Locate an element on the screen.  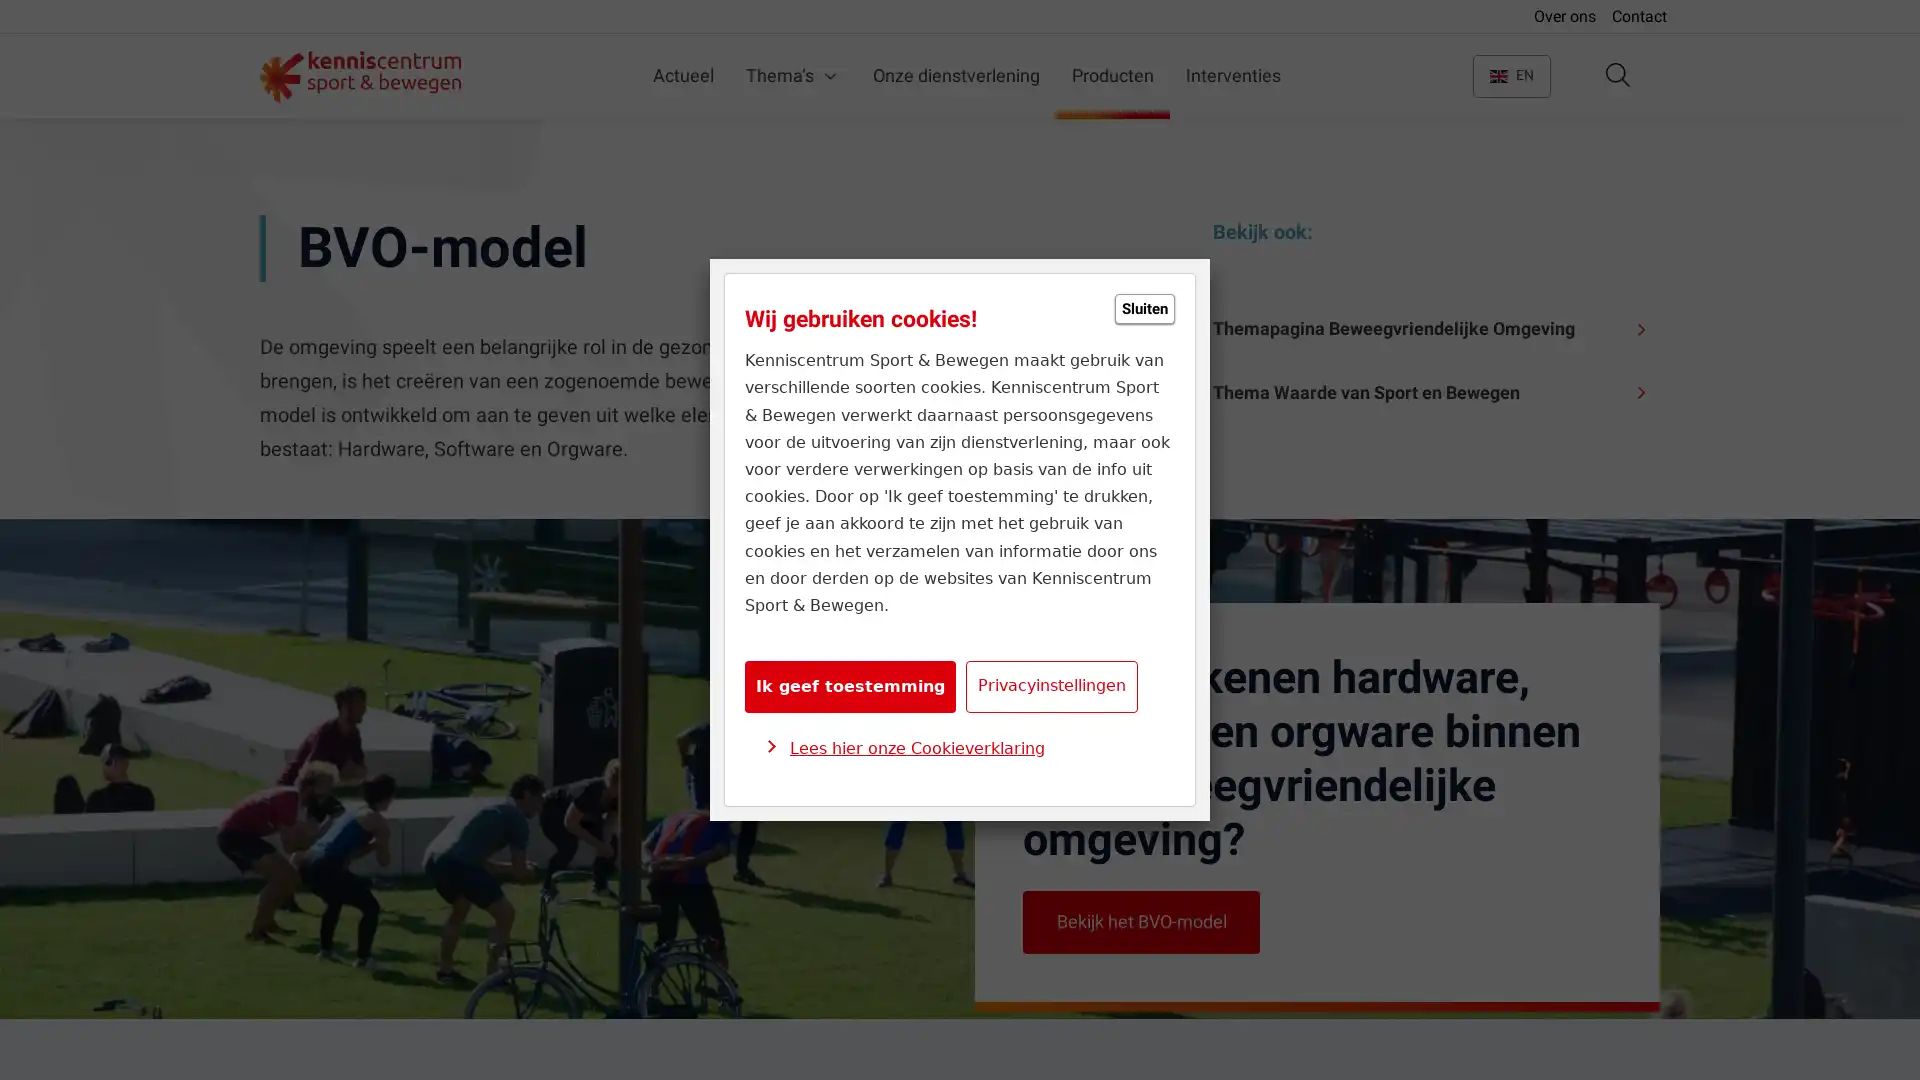
Ik geef toestemming is located at coordinates (850, 685).